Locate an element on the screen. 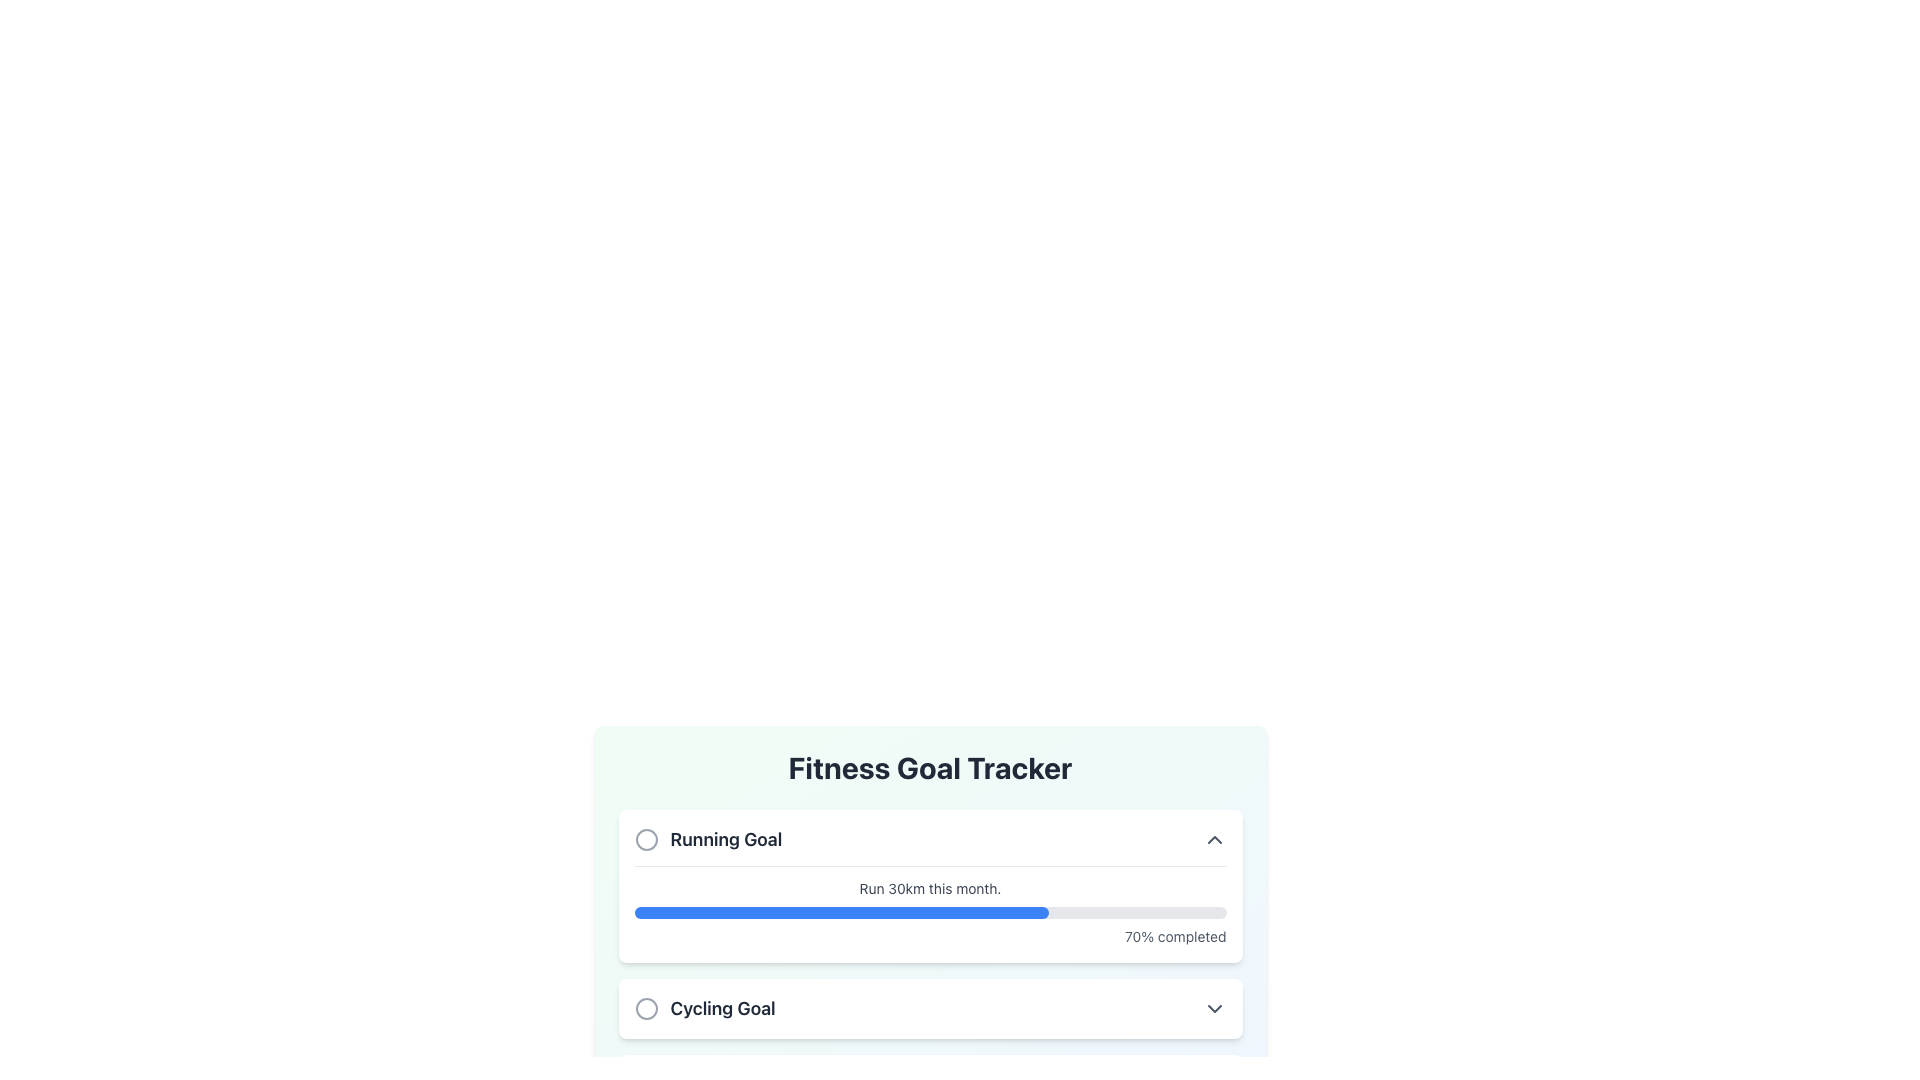 The height and width of the screenshot is (1080, 1920). the progress represented by the progress bar indicating 70% completion of the 'Running Goal' is located at coordinates (841, 913).